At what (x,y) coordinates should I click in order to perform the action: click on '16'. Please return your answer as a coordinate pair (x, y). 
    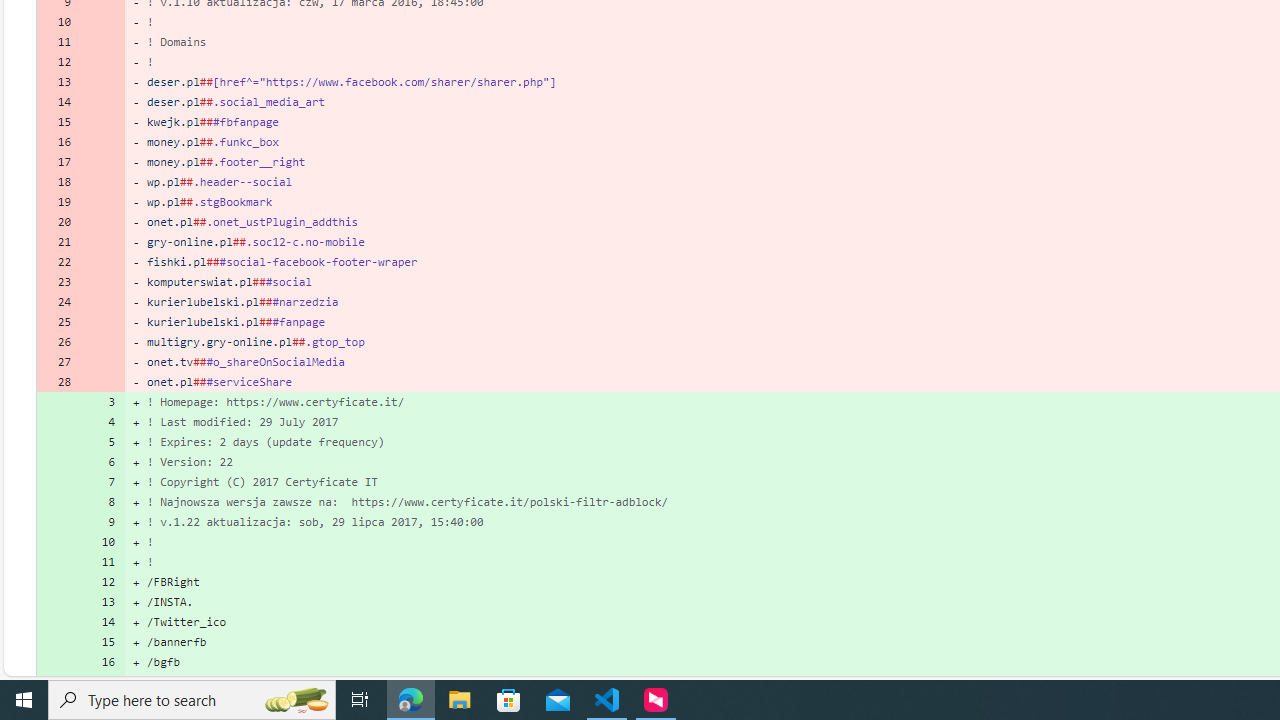
    Looking at the image, I should click on (102, 662).